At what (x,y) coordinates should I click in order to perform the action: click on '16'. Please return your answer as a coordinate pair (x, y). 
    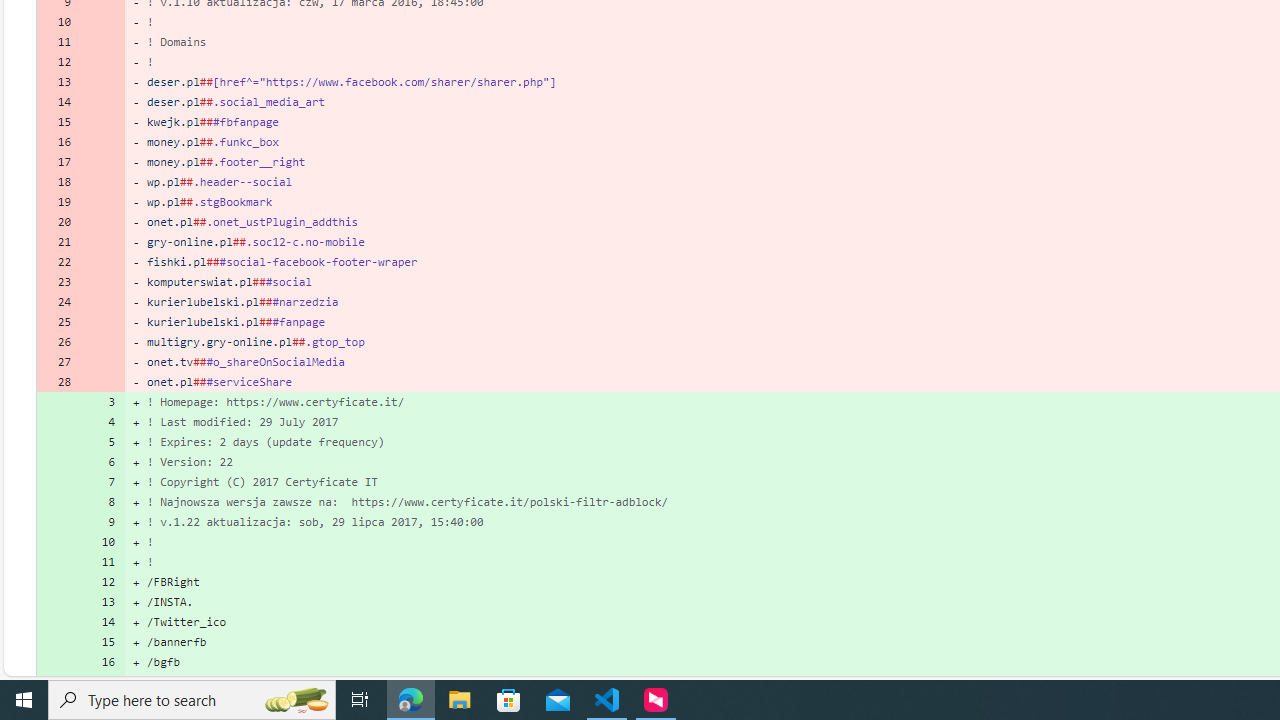
    Looking at the image, I should click on (102, 662).